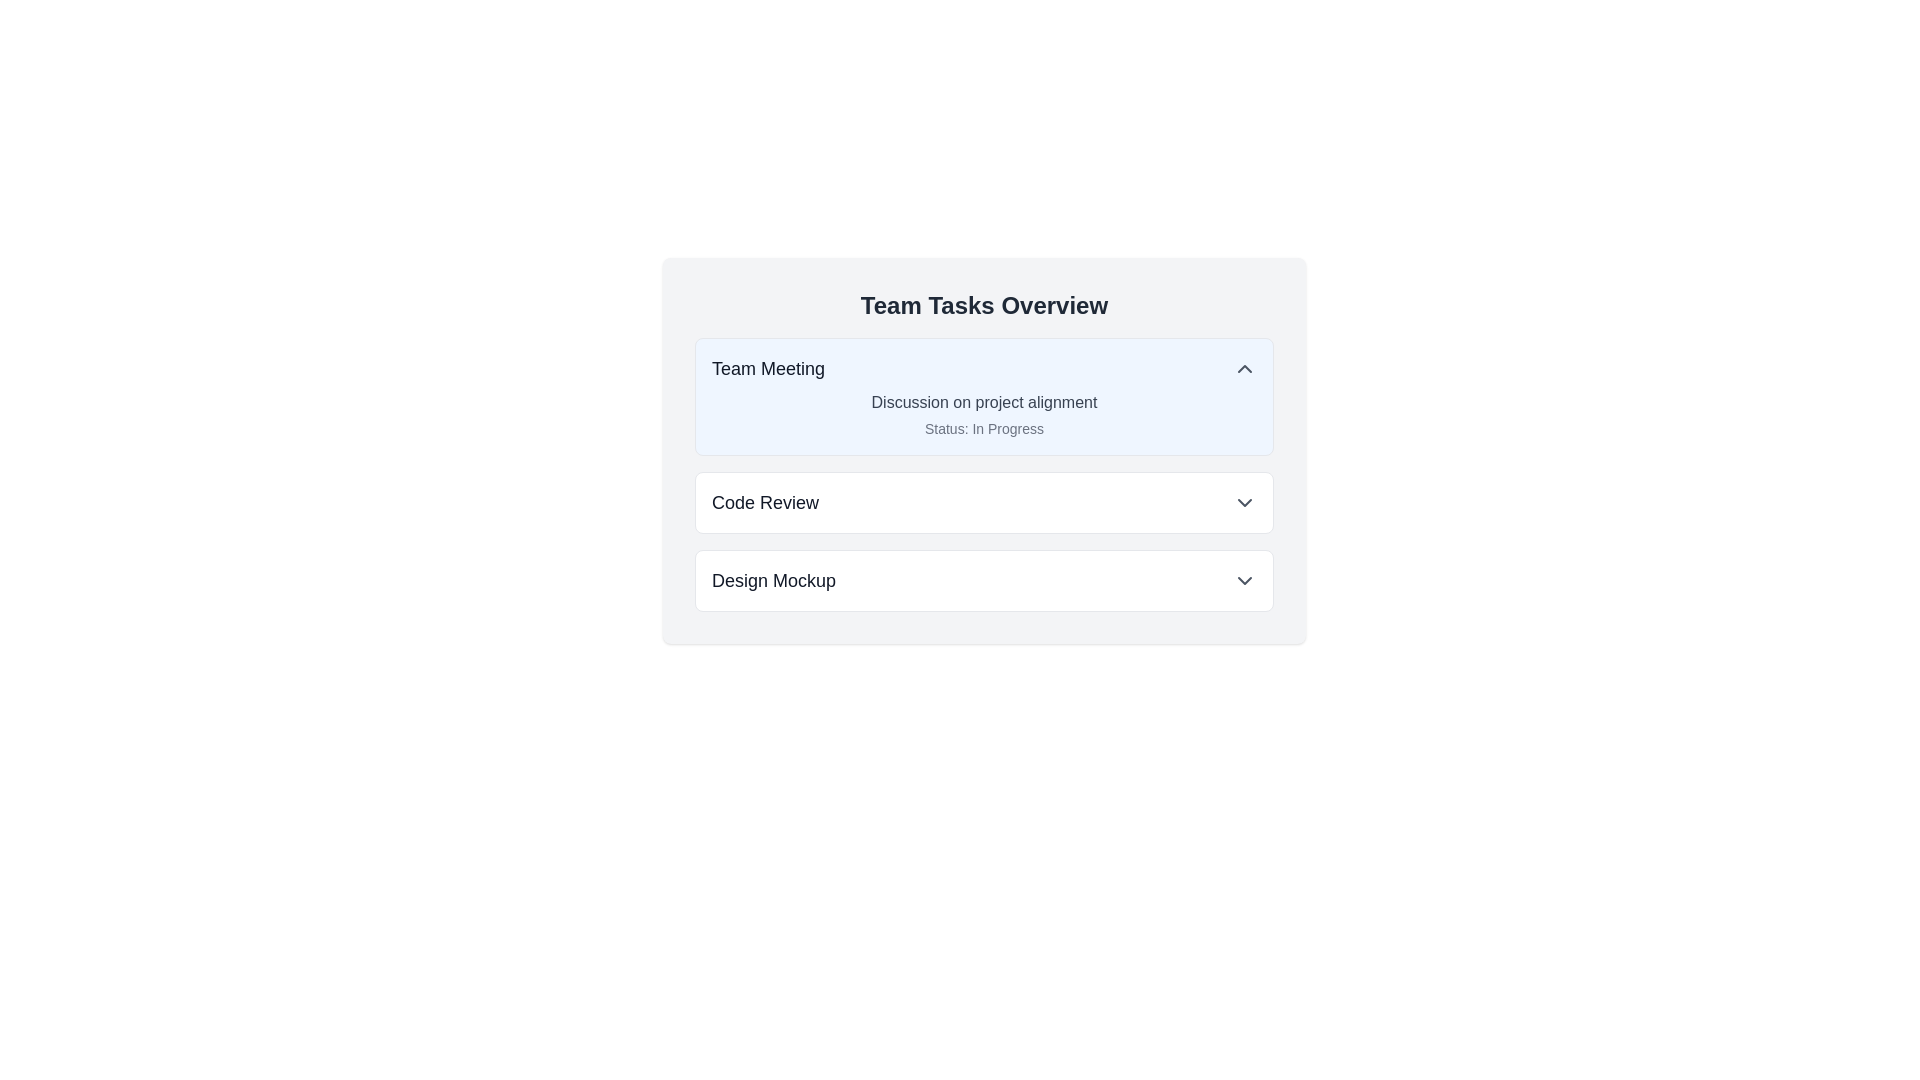 This screenshot has height=1080, width=1920. Describe the element at coordinates (772, 581) in the screenshot. I see `text of the header label for the task item named 'Design Mockup', which is centrally located in the task list interface, to the left of a downward chevron icon` at that location.